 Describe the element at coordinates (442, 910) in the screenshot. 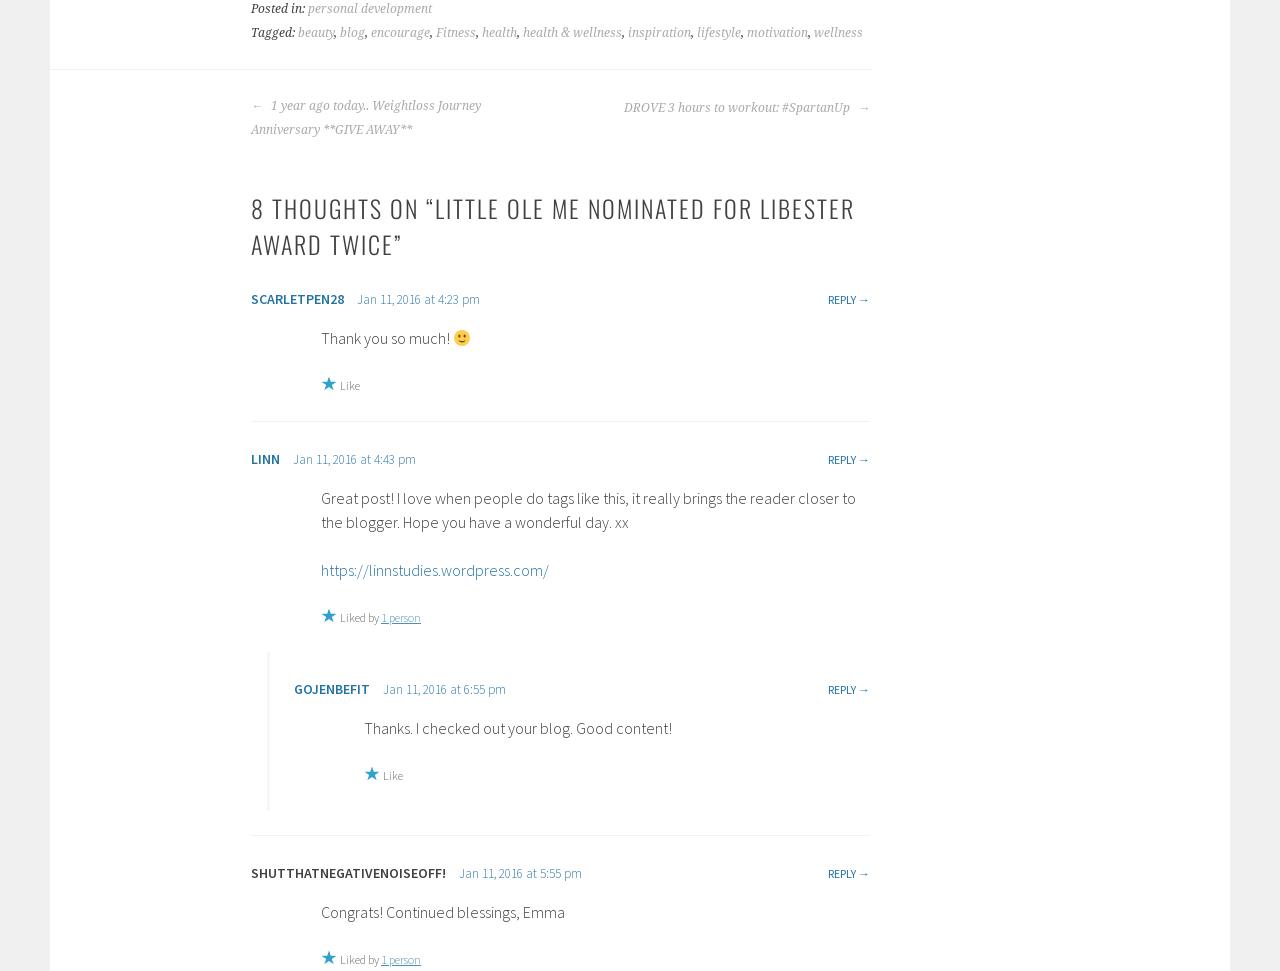

I see `'Congrats! Continued blessings, Emma'` at that location.